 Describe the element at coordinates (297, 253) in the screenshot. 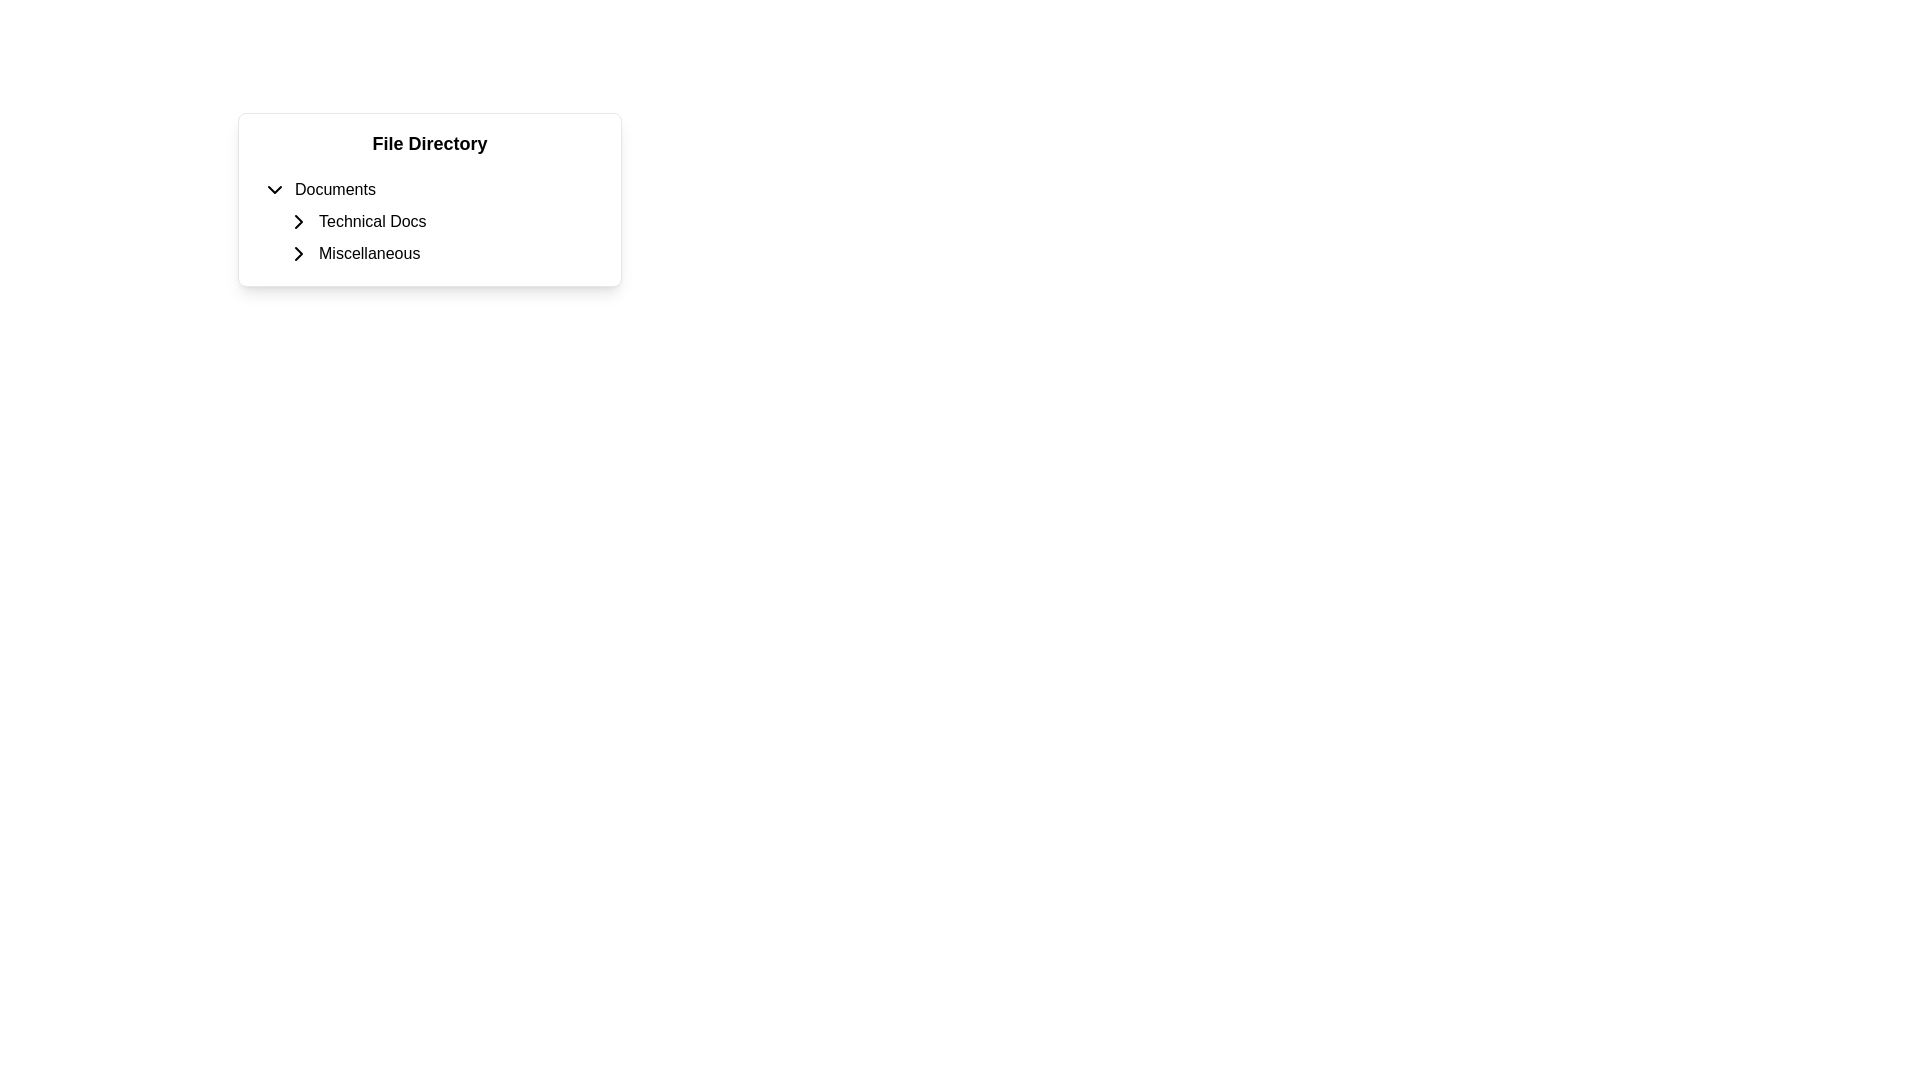

I see `the chevron icon representing navigation for the 'Miscellaneous' folder` at that location.